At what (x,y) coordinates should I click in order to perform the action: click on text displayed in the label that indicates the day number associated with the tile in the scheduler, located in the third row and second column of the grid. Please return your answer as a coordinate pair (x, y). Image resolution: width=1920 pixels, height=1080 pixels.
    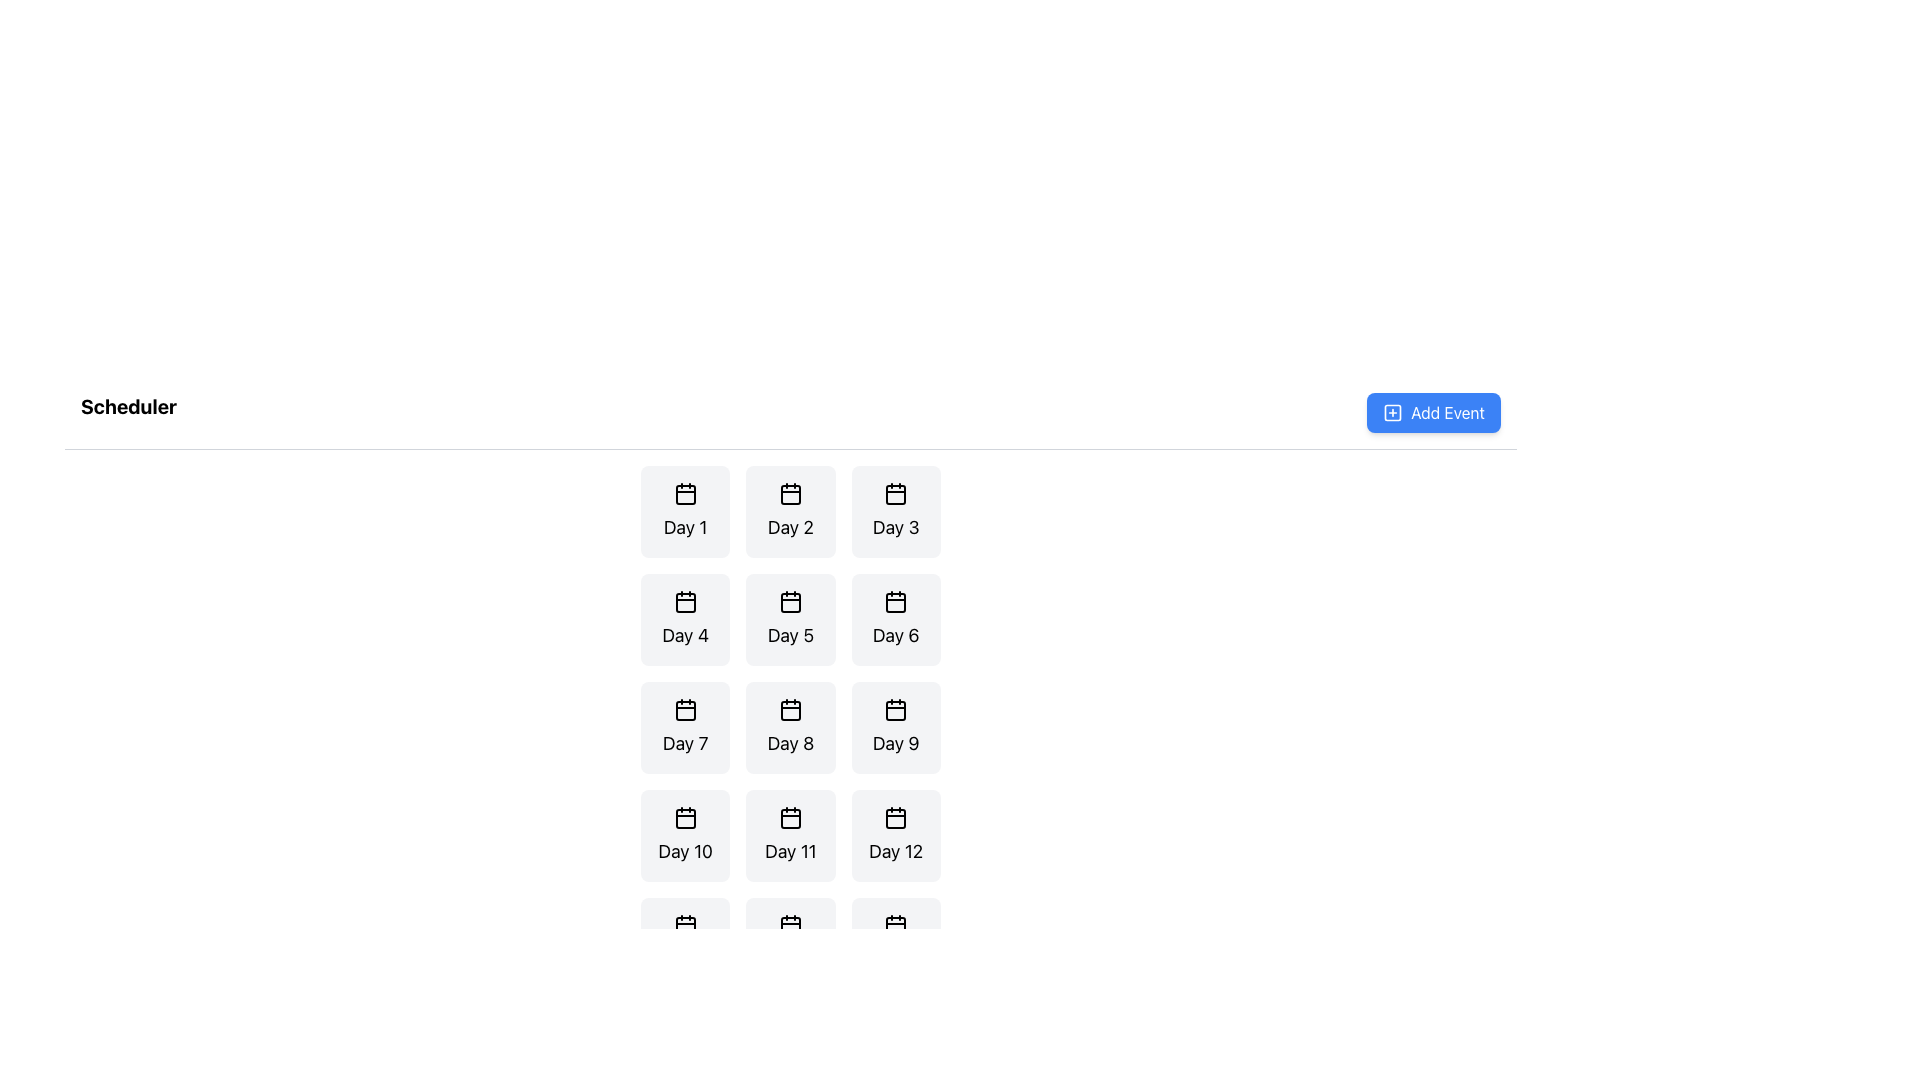
    Looking at the image, I should click on (790, 744).